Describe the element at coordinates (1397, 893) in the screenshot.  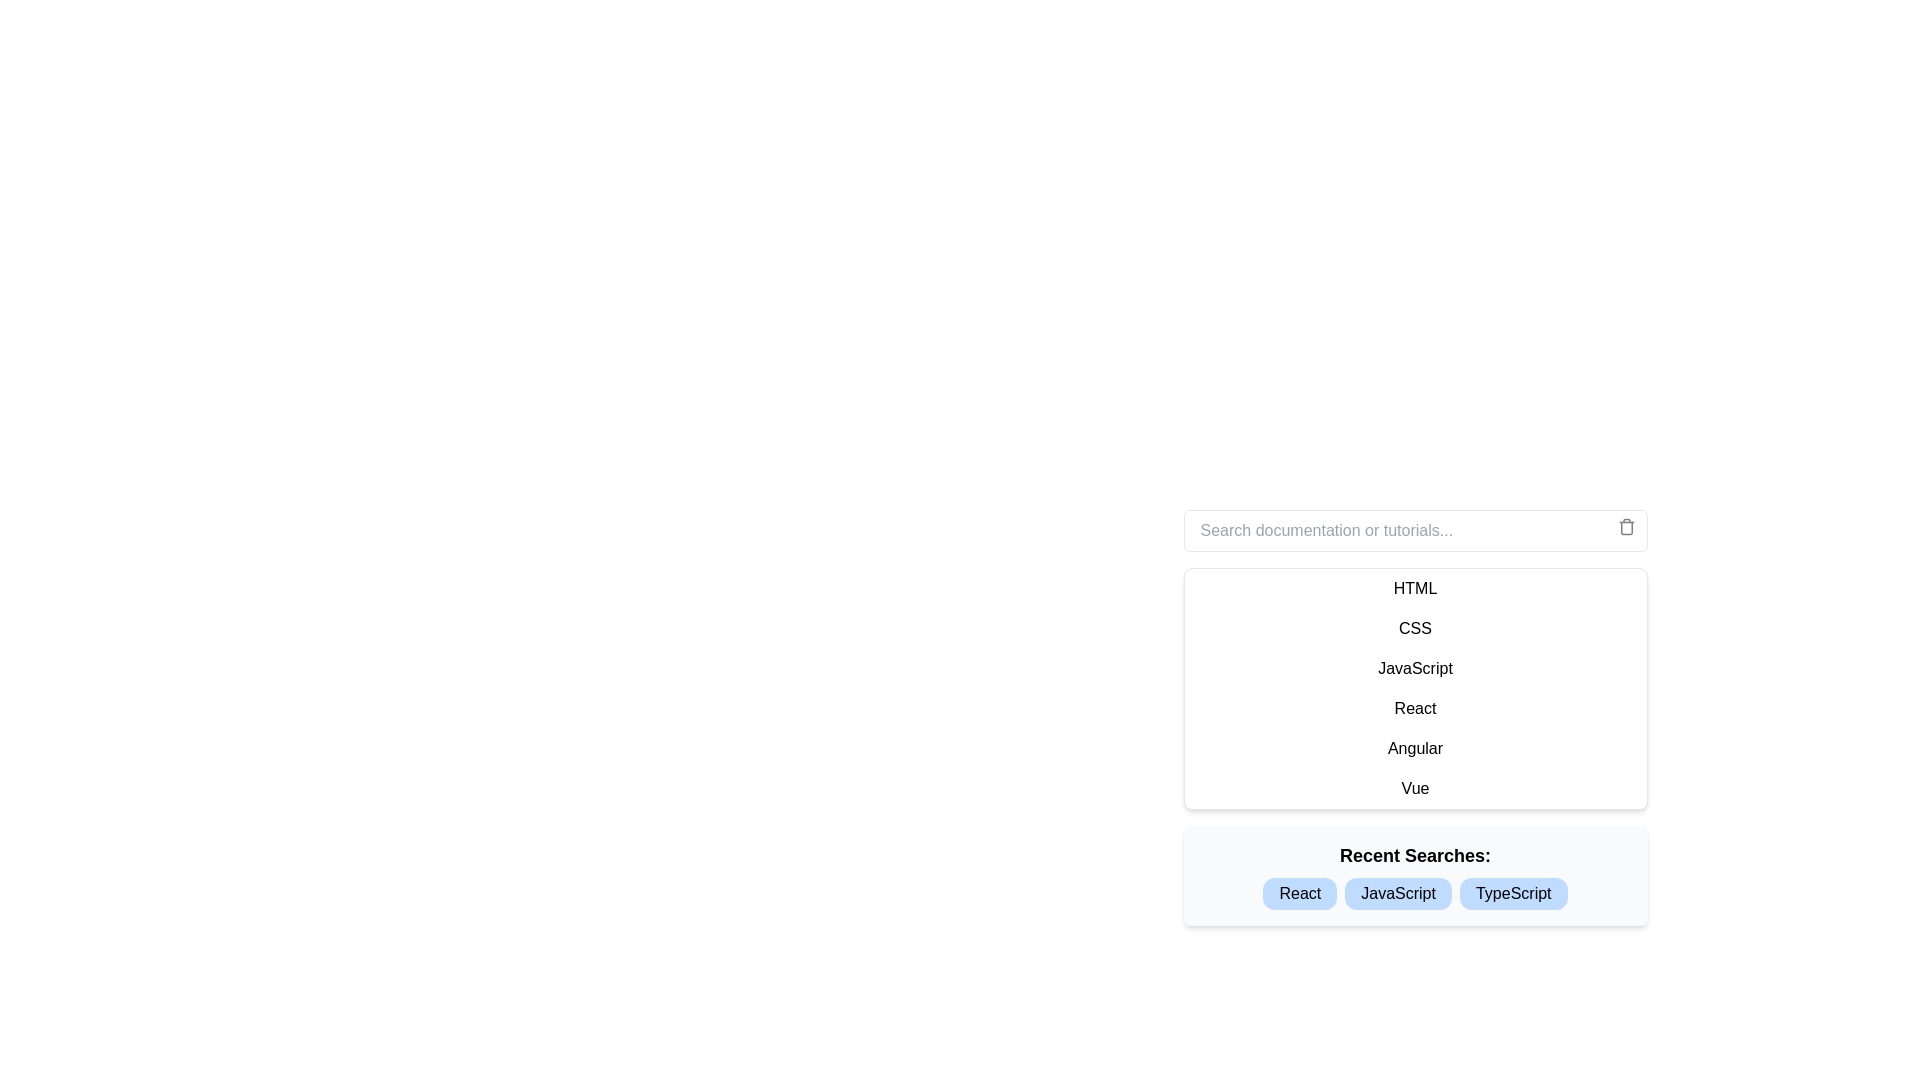
I see `the 'JavaScript' button, which is a horizontally-oriented pill-shaped button with a light blue background and bold black font, located between the 'React' and 'TypeScript' buttons in the 'Recent Searches' section` at that location.